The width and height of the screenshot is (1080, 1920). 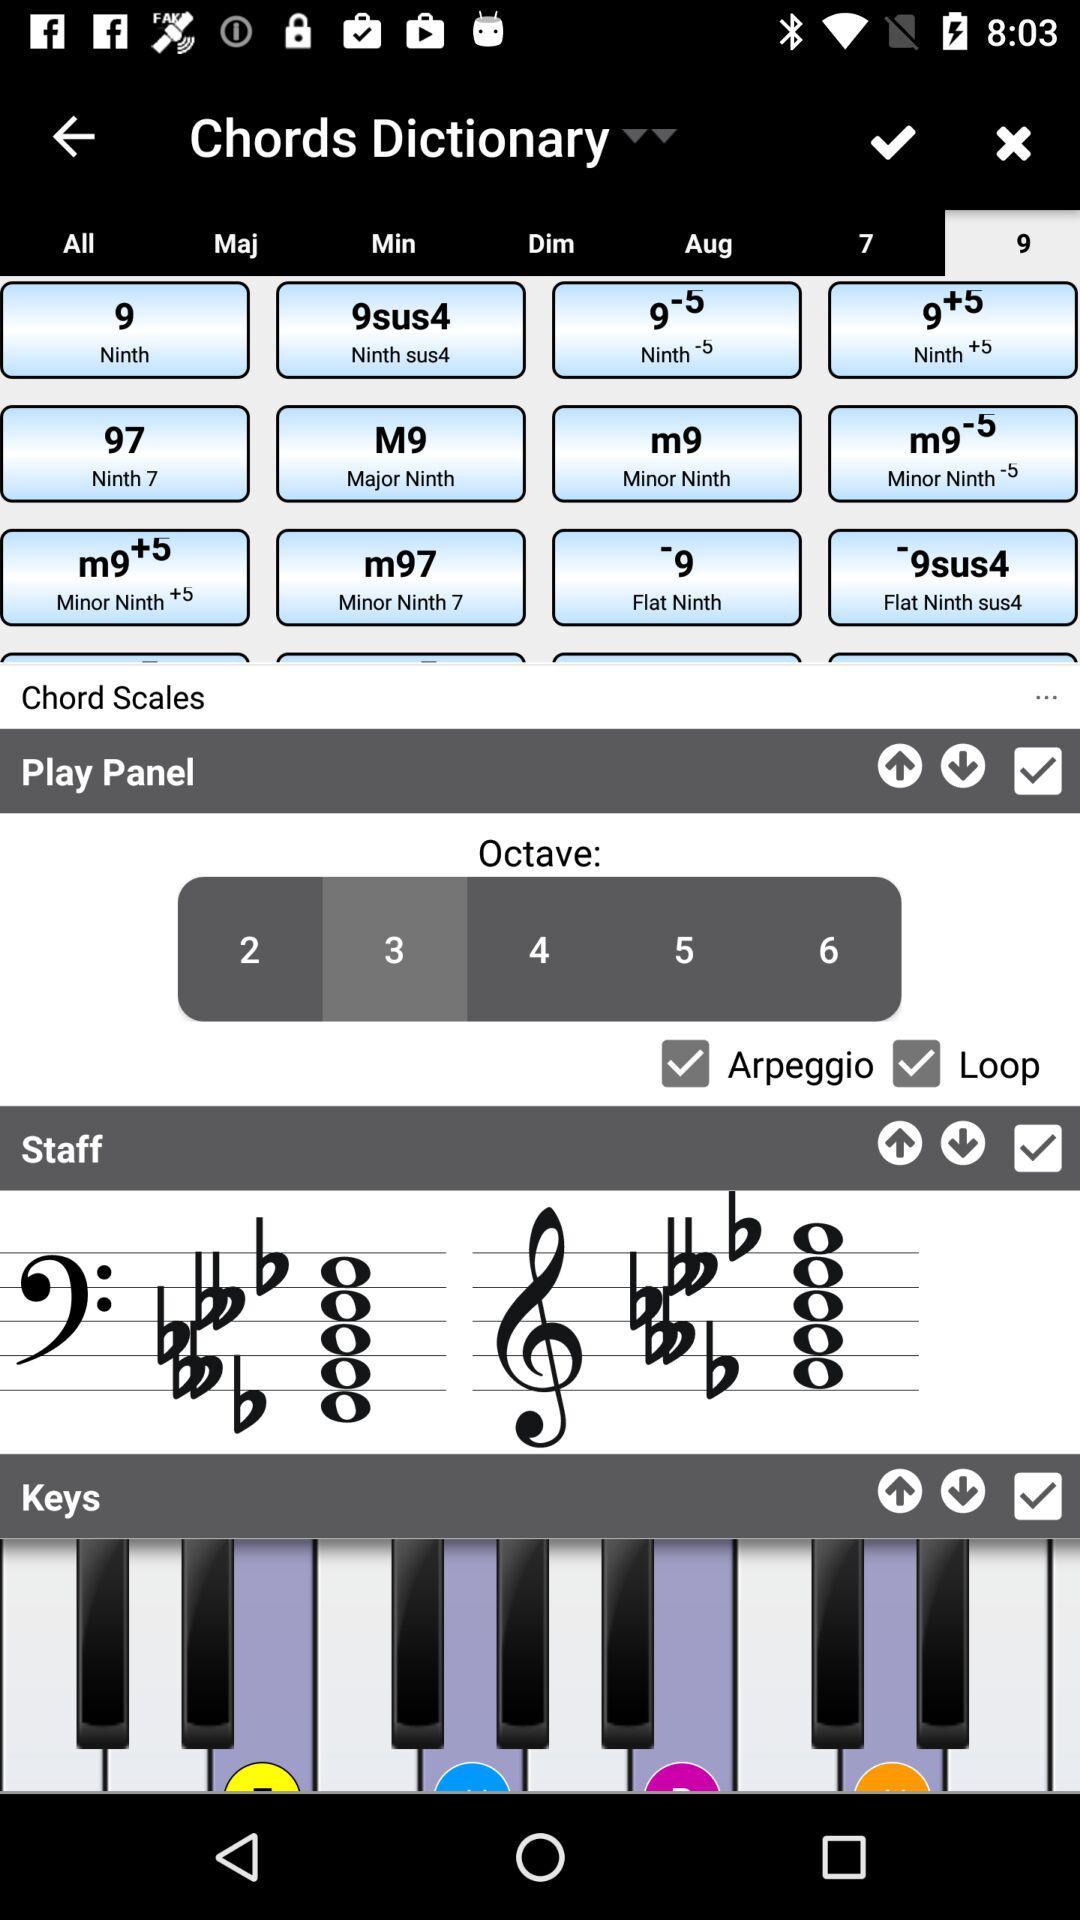 What do you see at coordinates (916, 1062) in the screenshot?
I see `loop` at bounding box center [916, 1062].